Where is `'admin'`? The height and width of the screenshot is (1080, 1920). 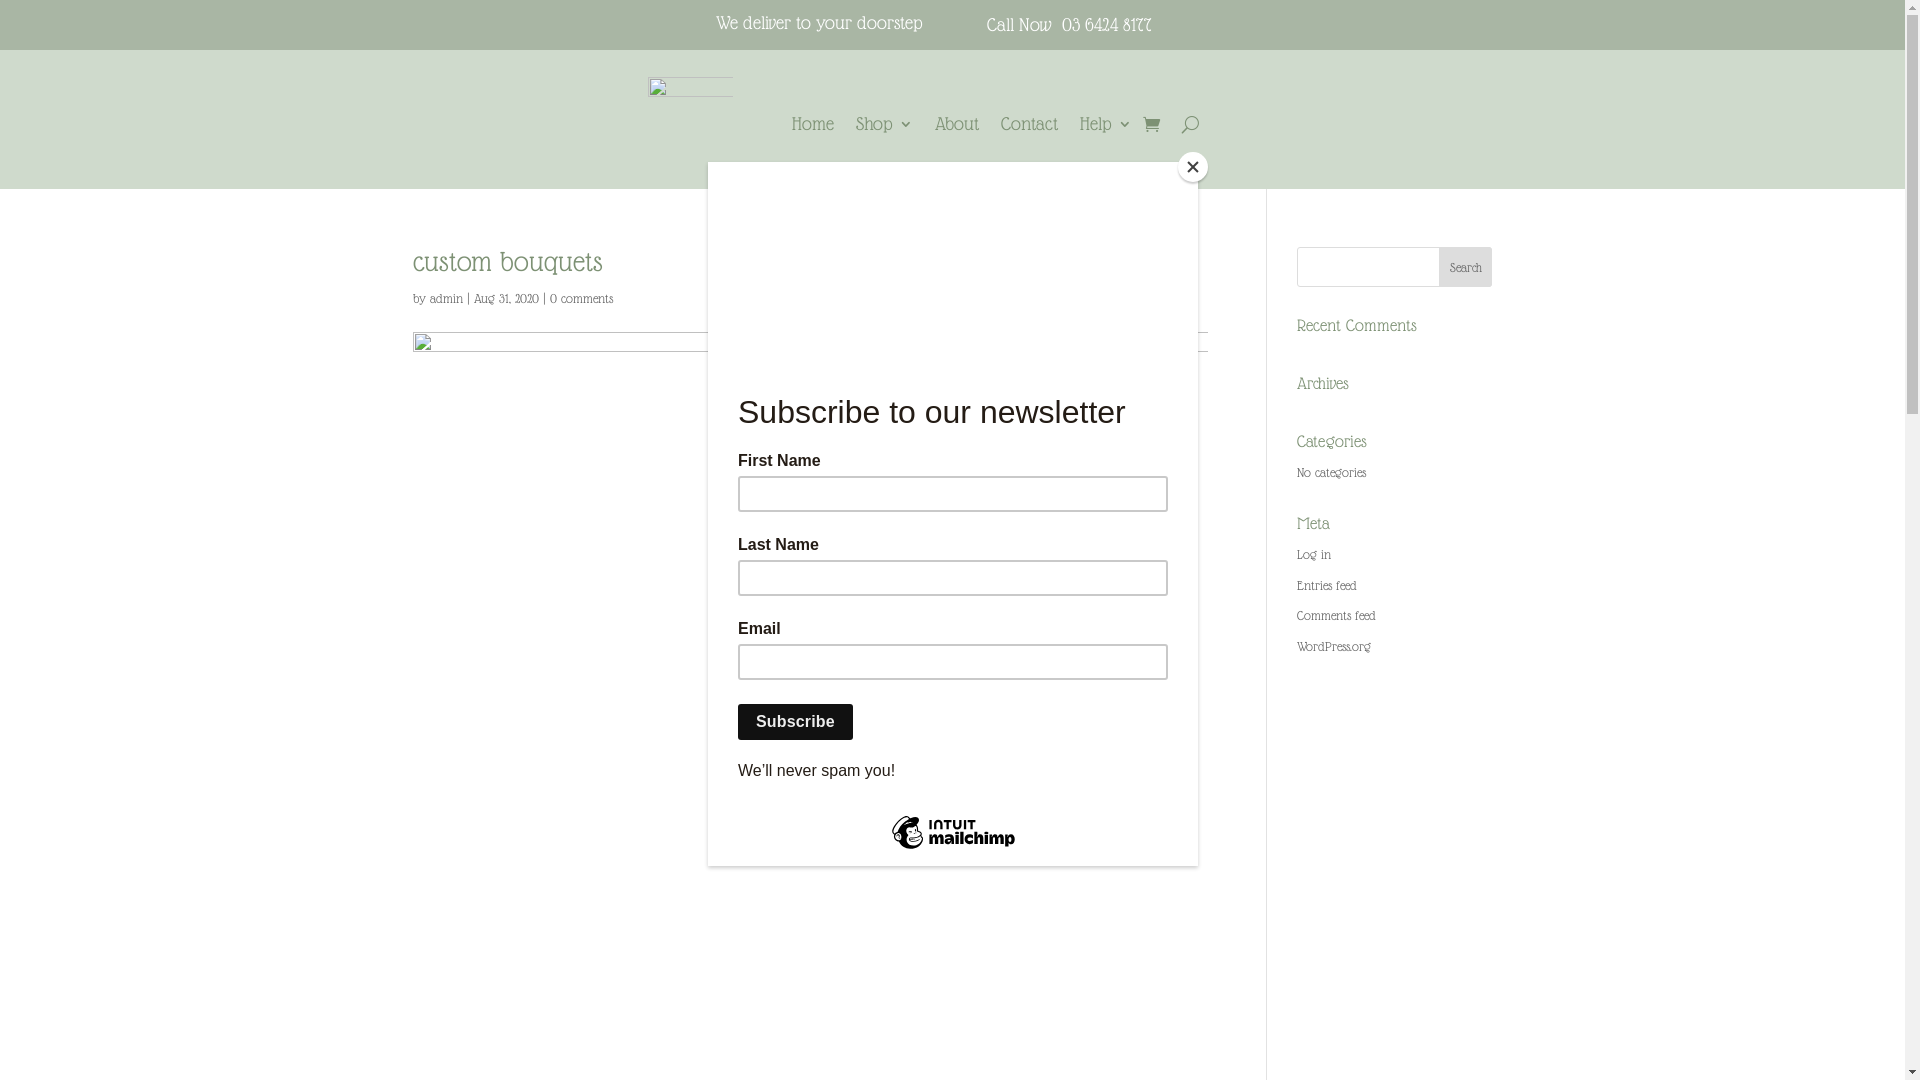
'admin' is located at coordinates (445, 298).